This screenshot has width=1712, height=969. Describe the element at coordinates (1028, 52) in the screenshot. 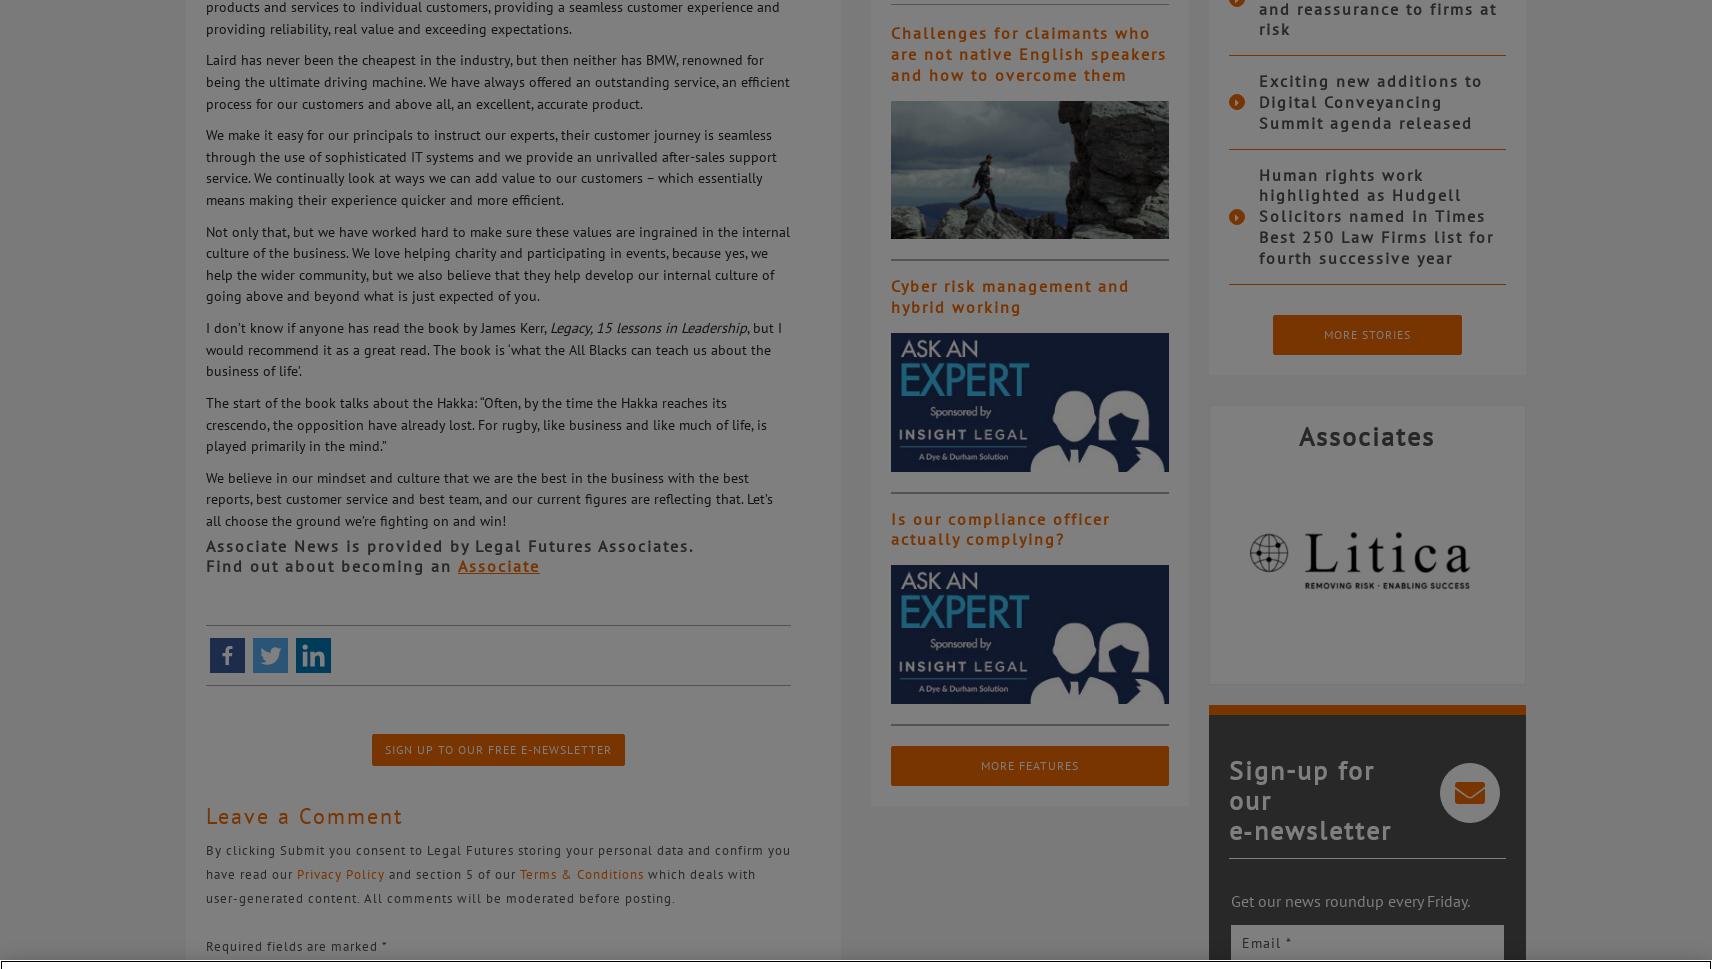

I see `'Challenges for claimants who are not native English speakers and how to overcome them'` at that location.